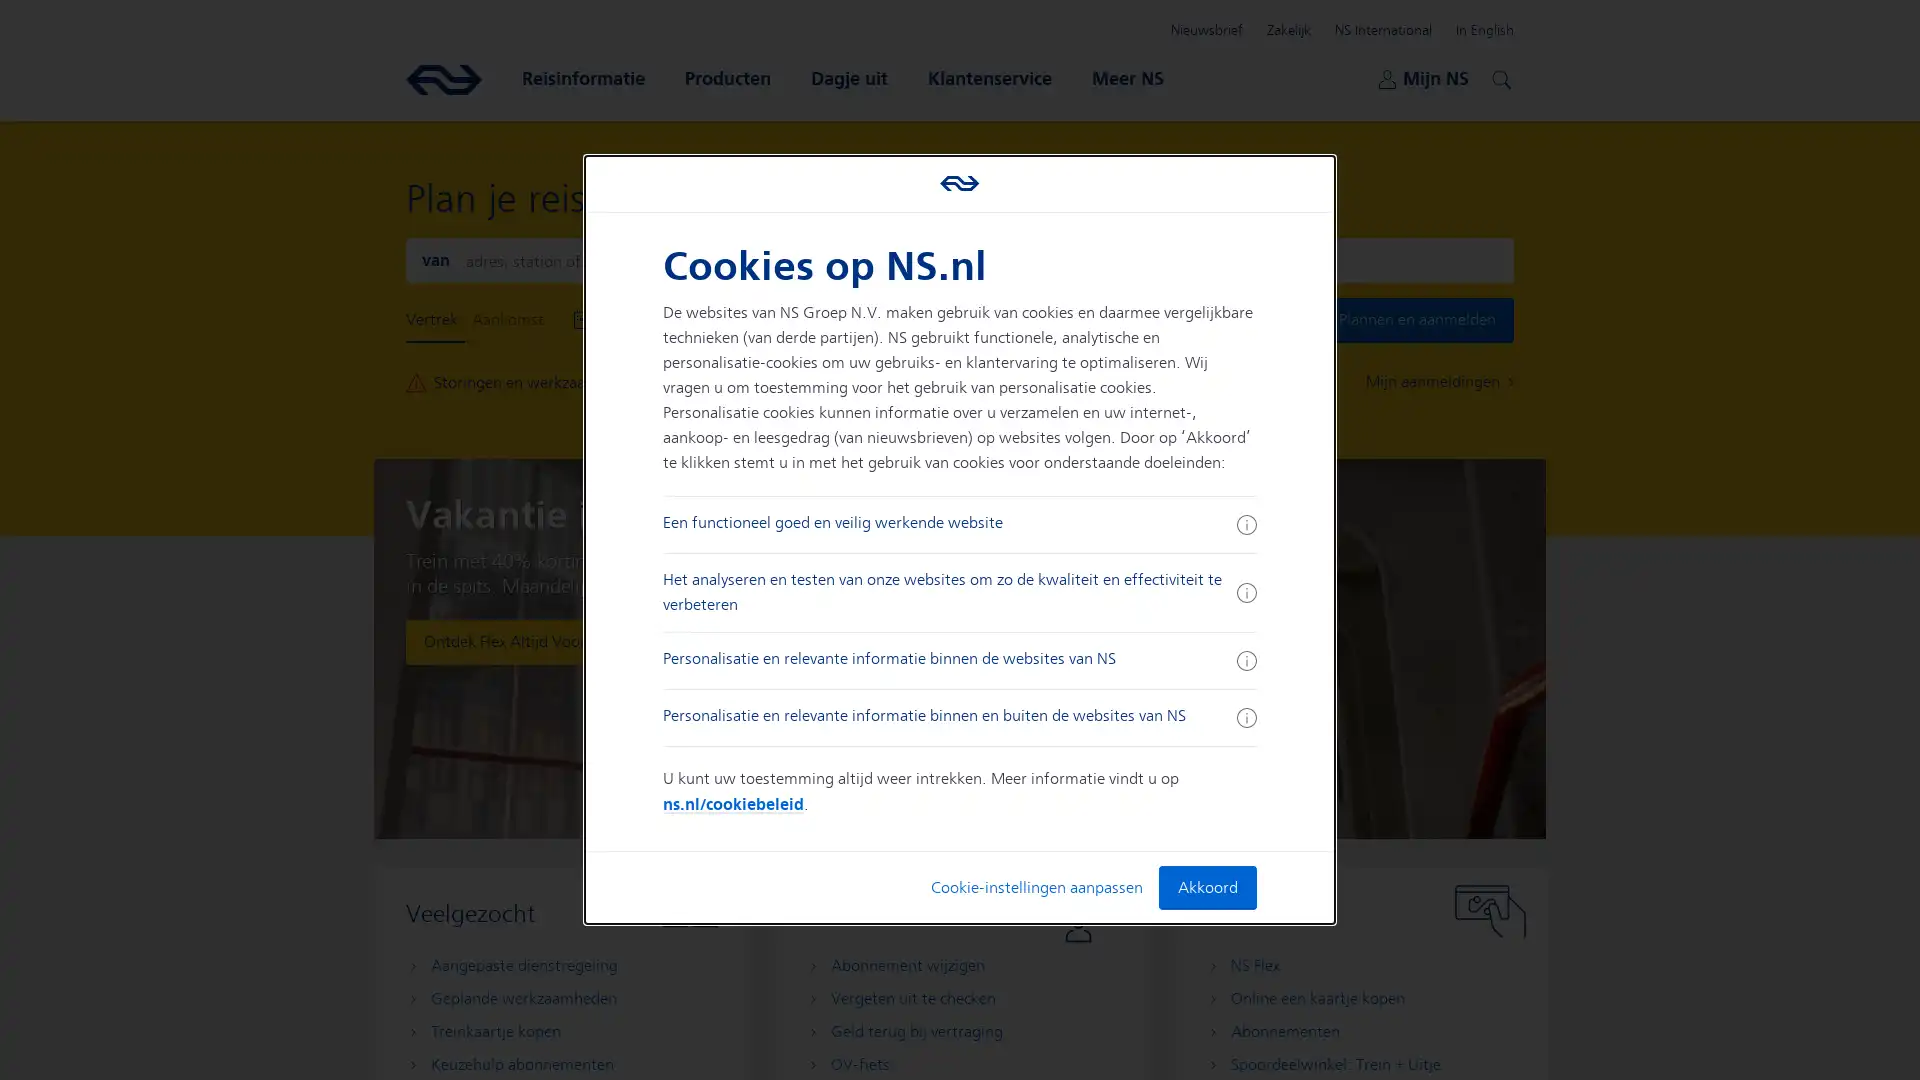  What do you see at coordinates (916, 319) in the screenshot?
I see `Toon Opties` at bounding box center [916, 319].